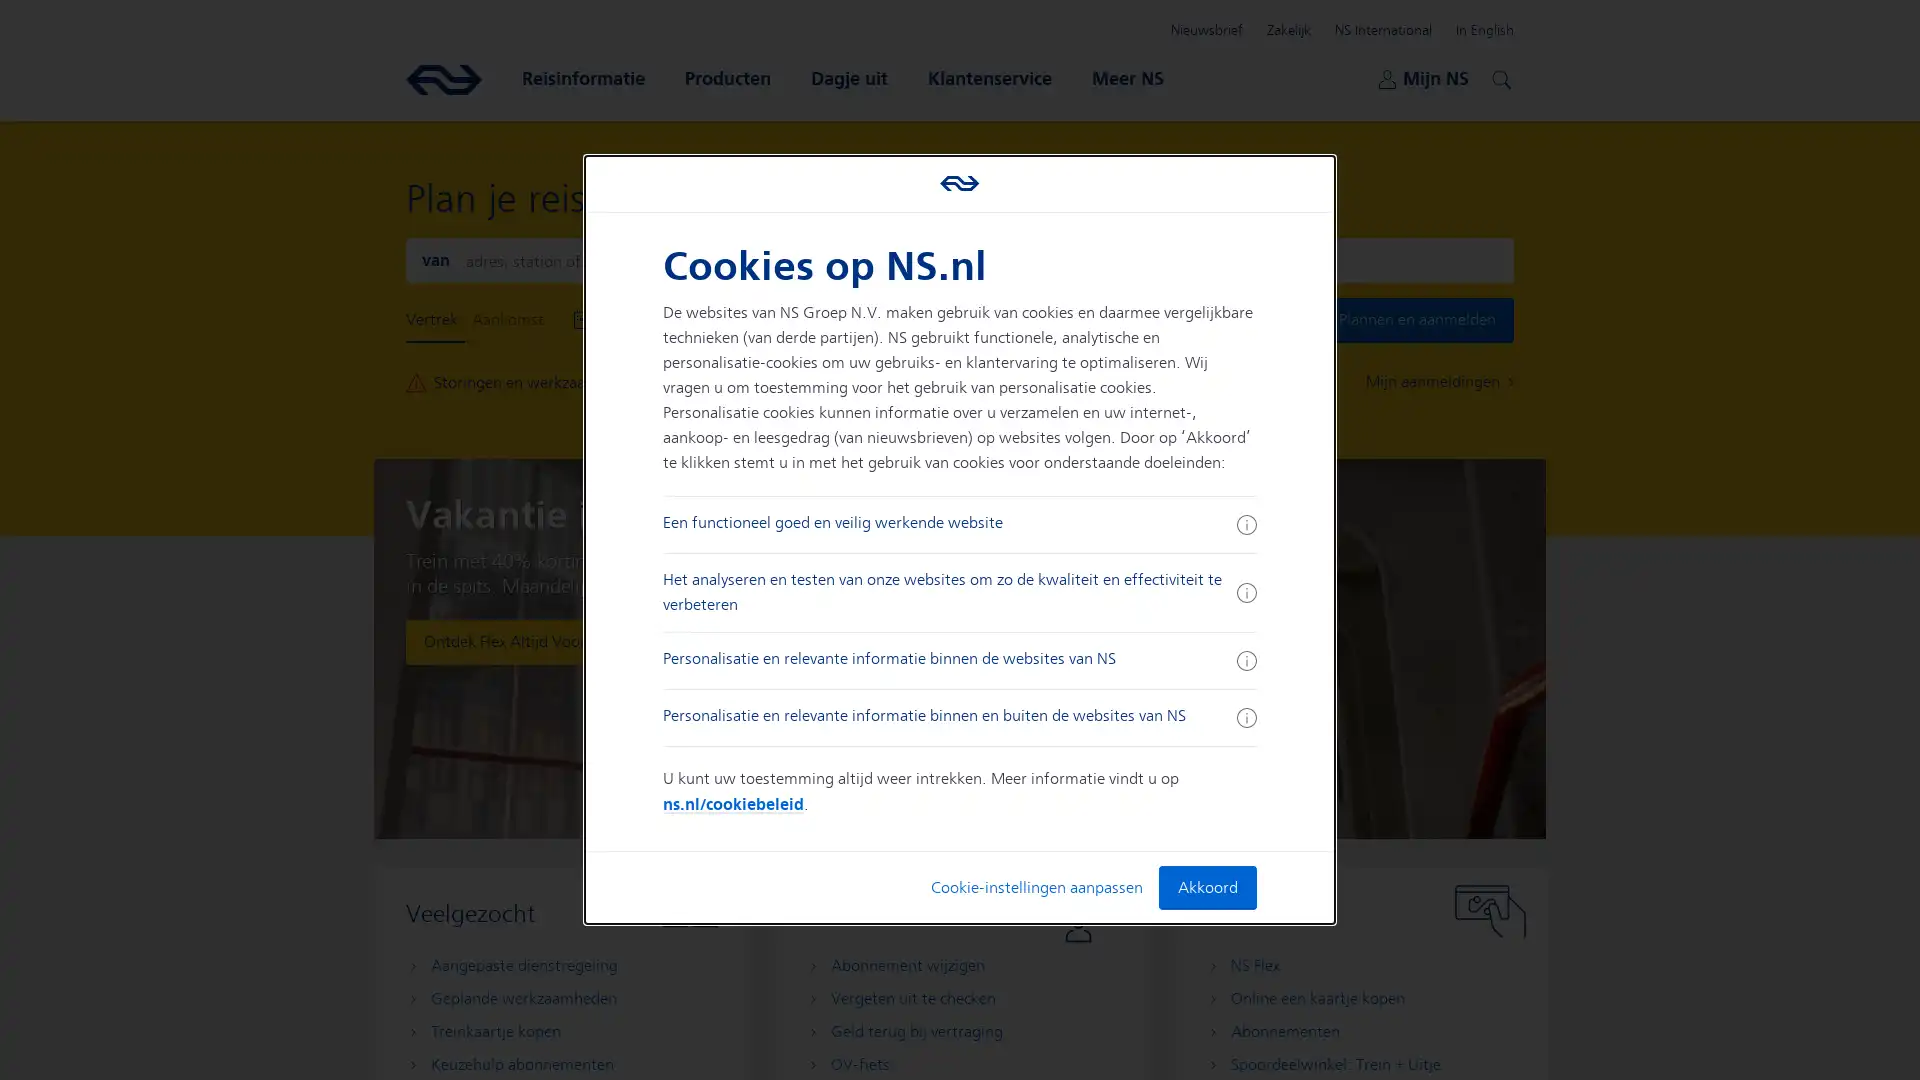  What do you see at coordinates (916, 319) in the screenshot?
I see `Toon Opties` at bounding box center [916, 319].